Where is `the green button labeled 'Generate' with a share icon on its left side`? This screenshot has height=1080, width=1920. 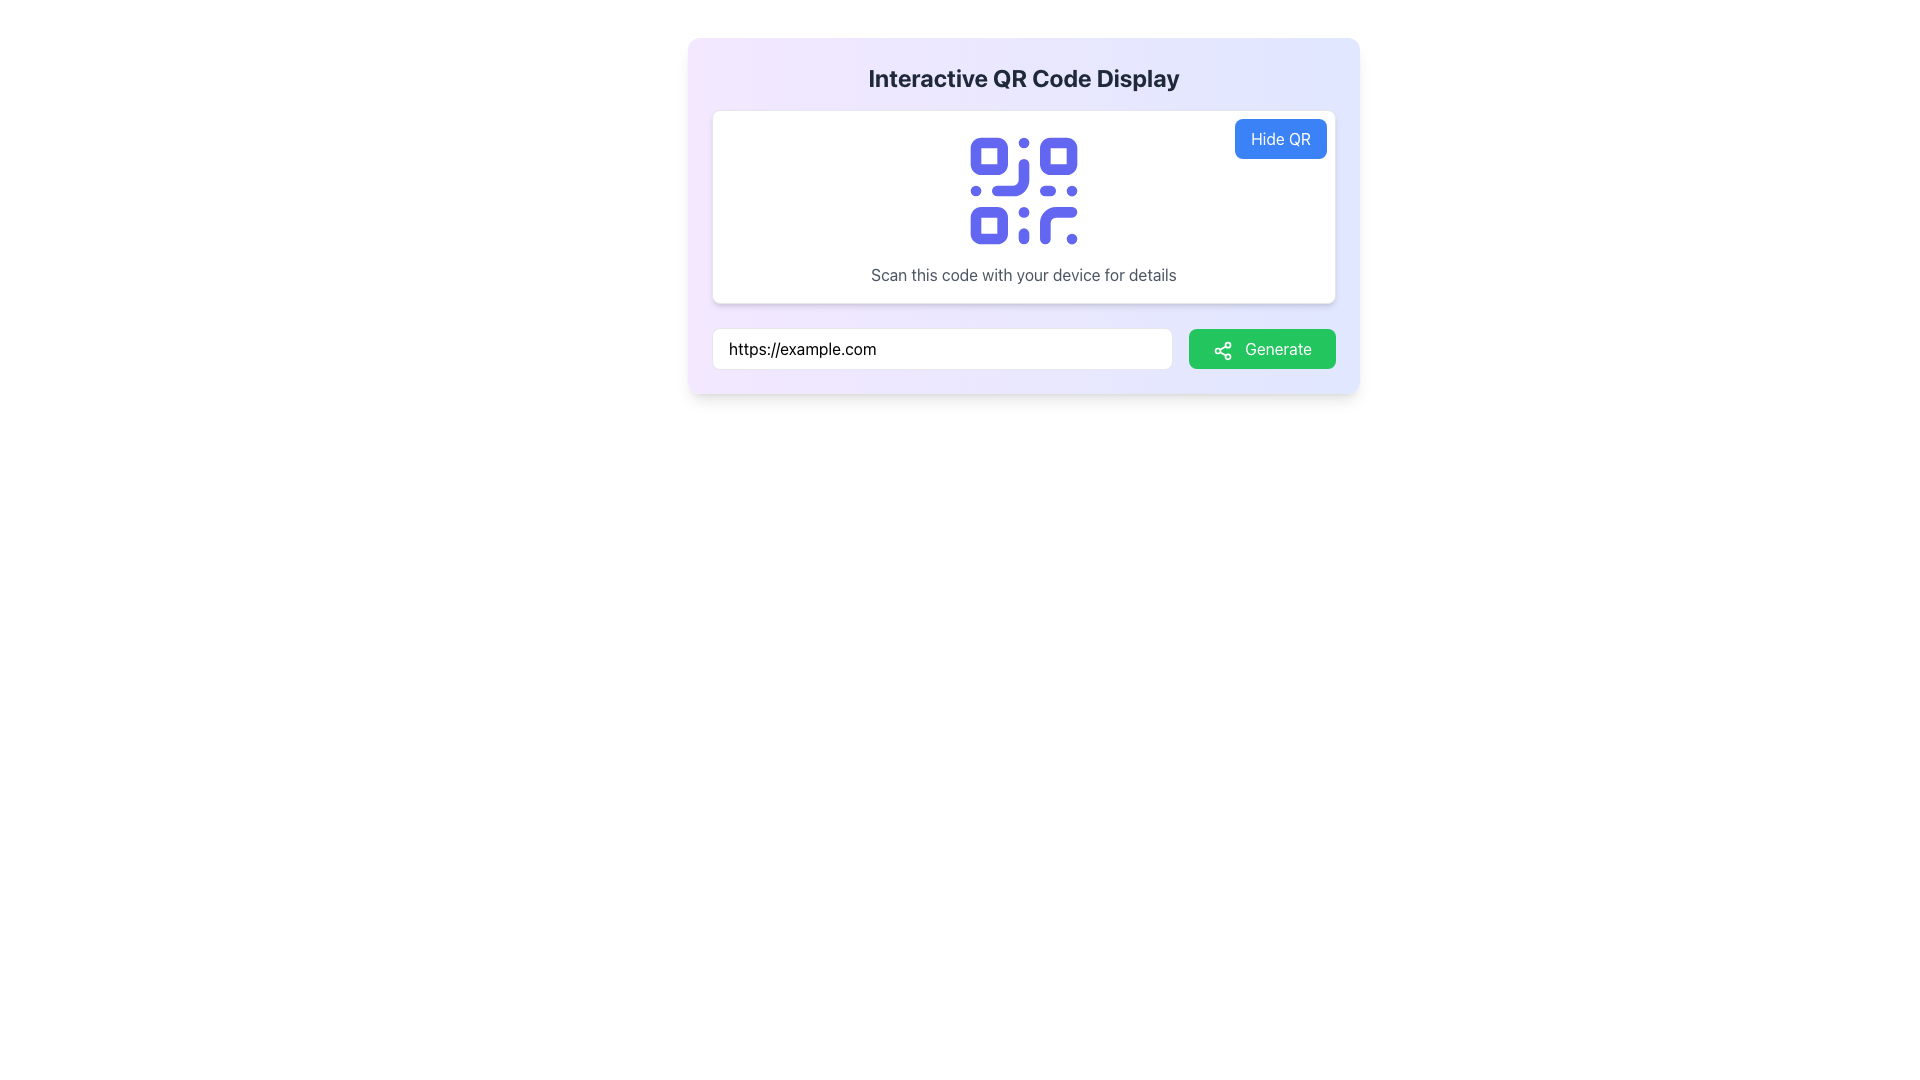
the green button labeled 'Generate' with a share icon on its left side is located at coordinates (1261, 347).